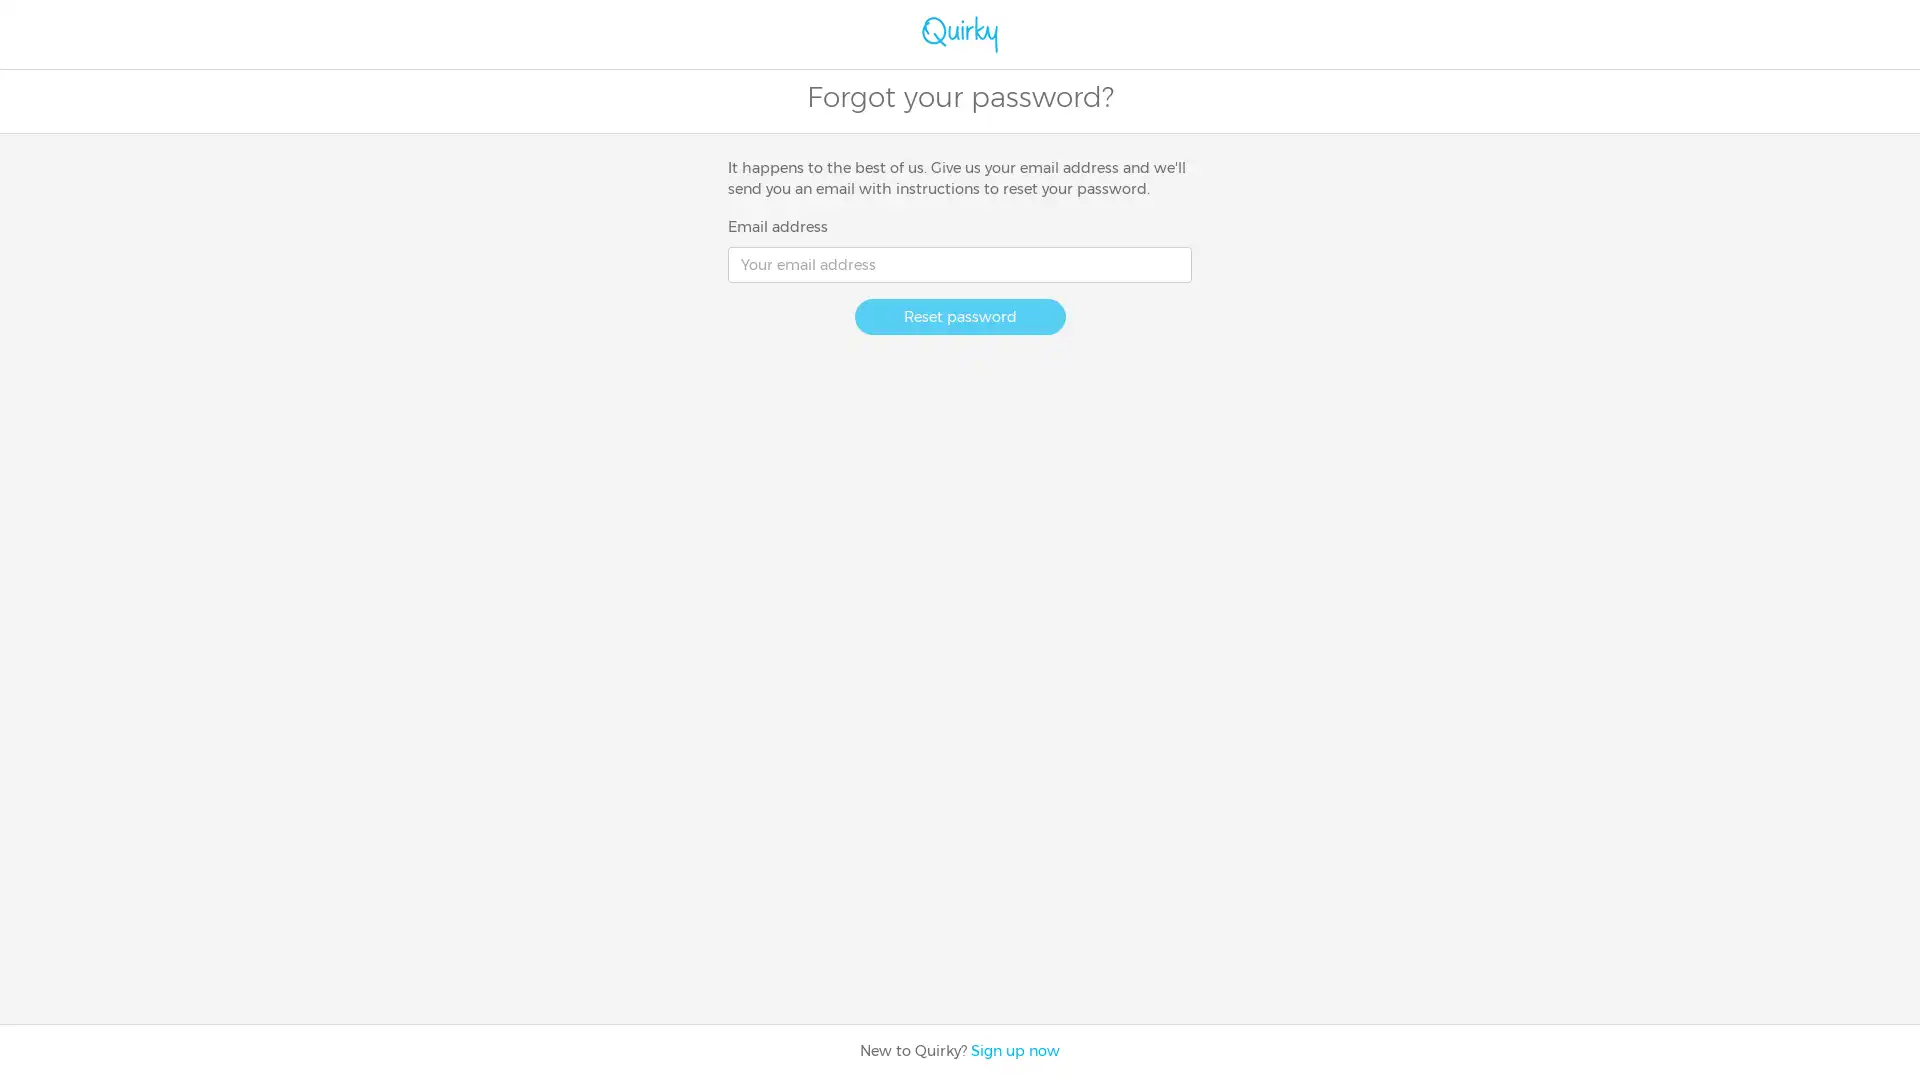 Image resolution: width=1920 pixels, height=1080 pixels. I want to click on Reset password, so click(958, 315).